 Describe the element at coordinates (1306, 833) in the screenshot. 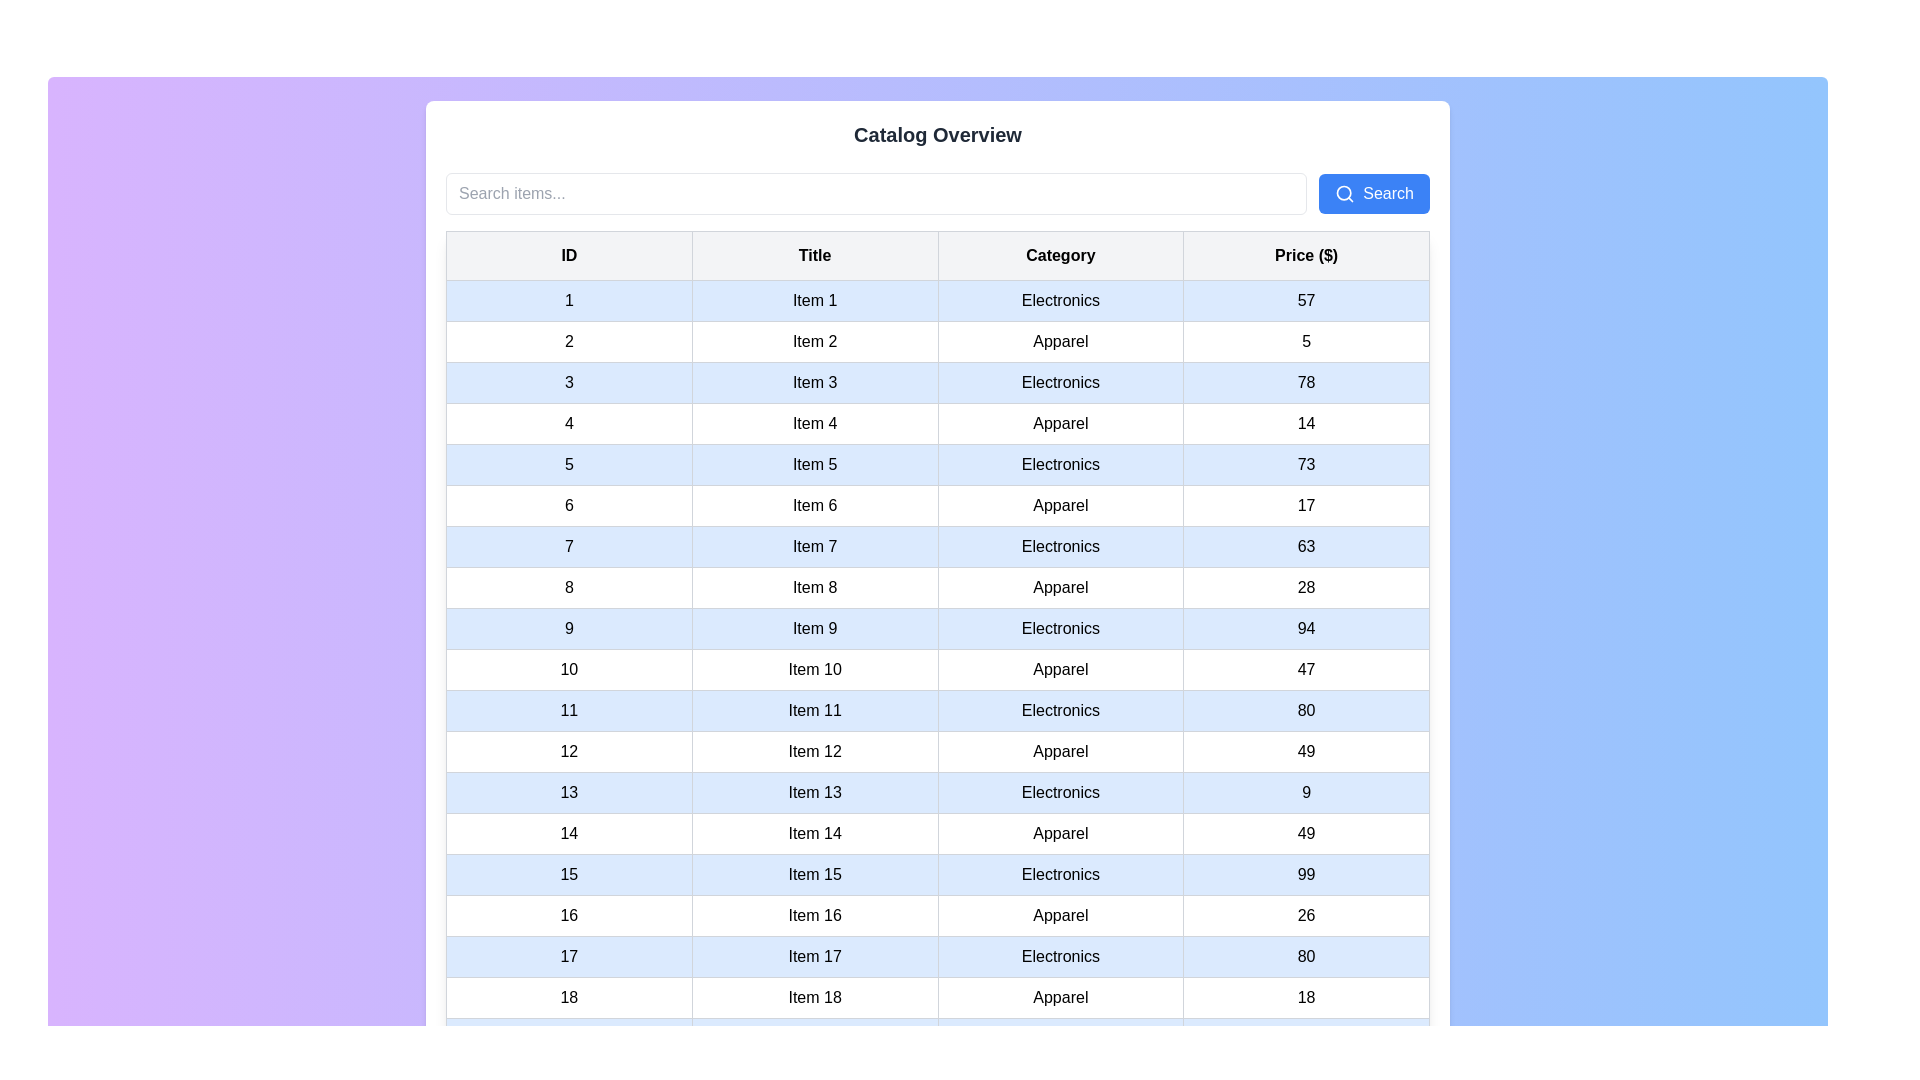

I see `the static text field displaying the price '49' in the fourth column of the 14th row of the table` at that location.